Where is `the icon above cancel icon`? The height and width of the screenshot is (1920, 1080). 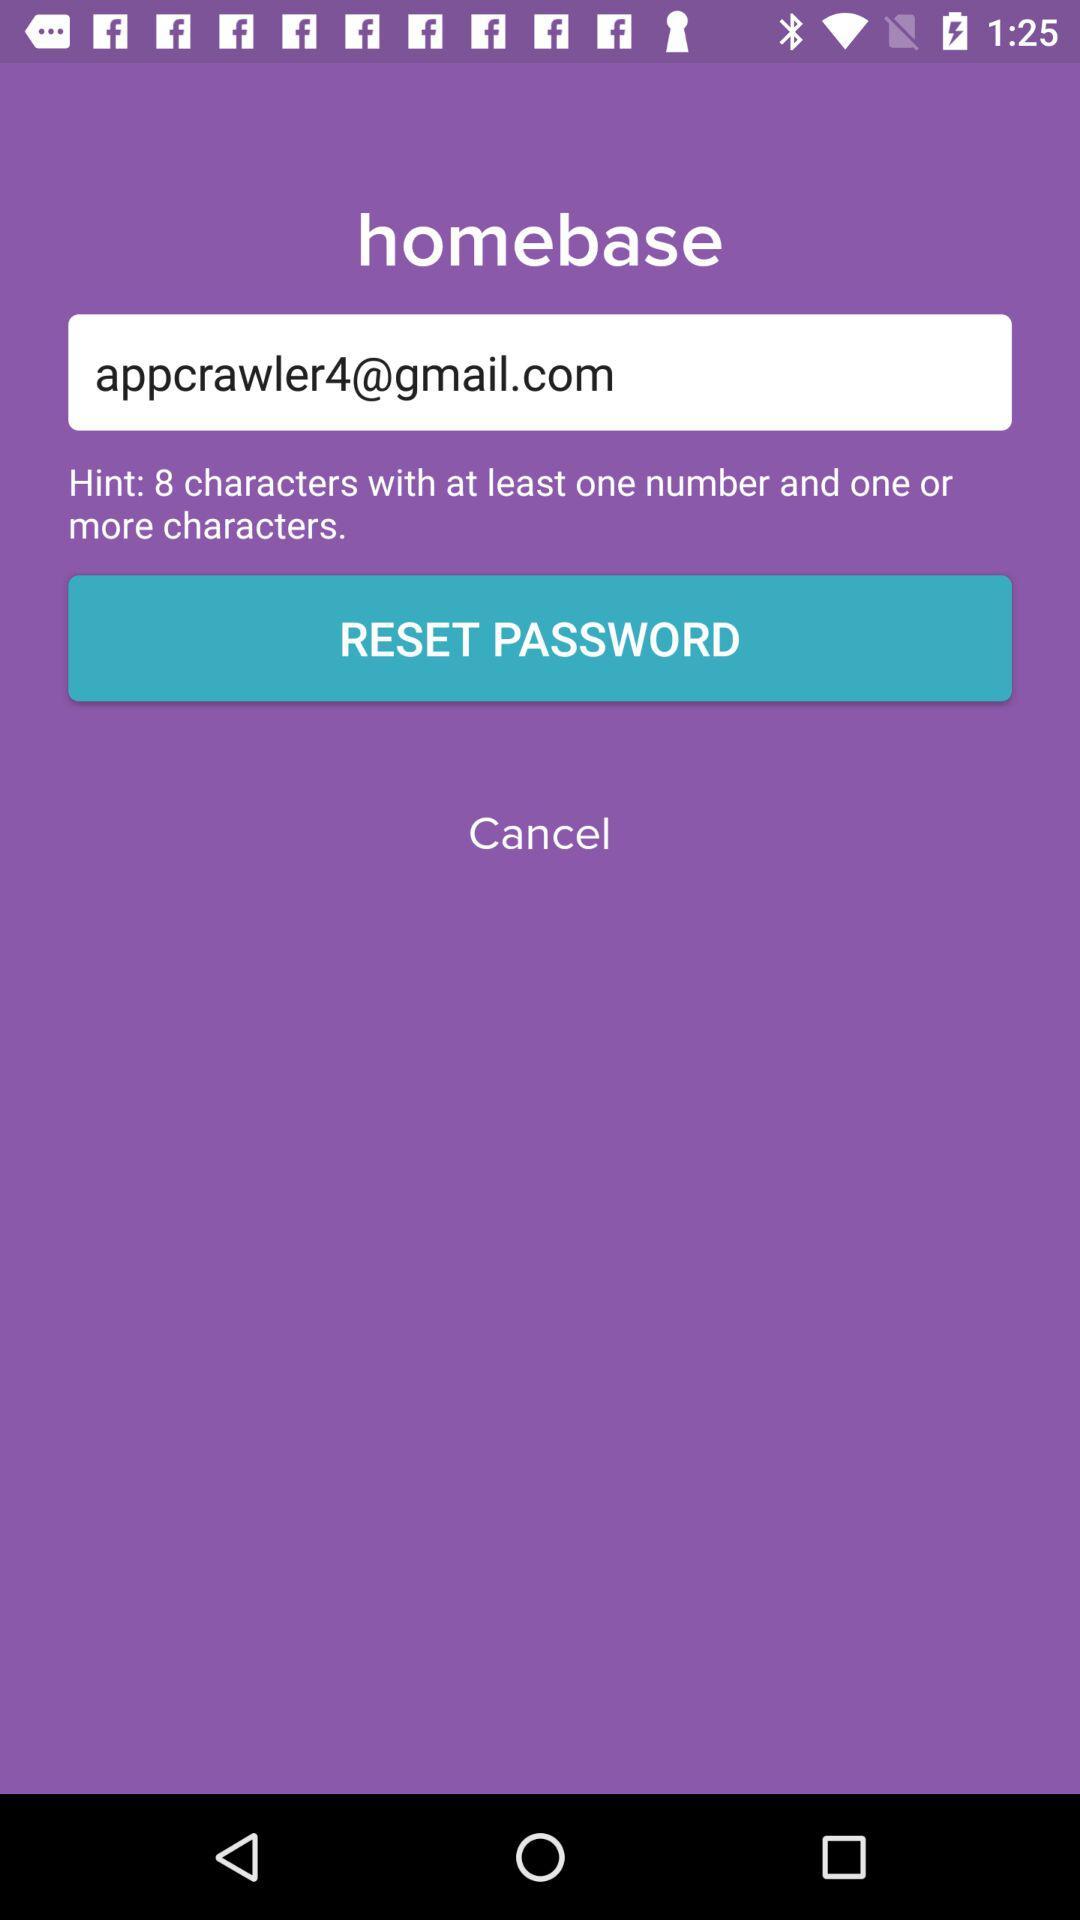 the icon above cancel icon is located at coordinates (540, 637).